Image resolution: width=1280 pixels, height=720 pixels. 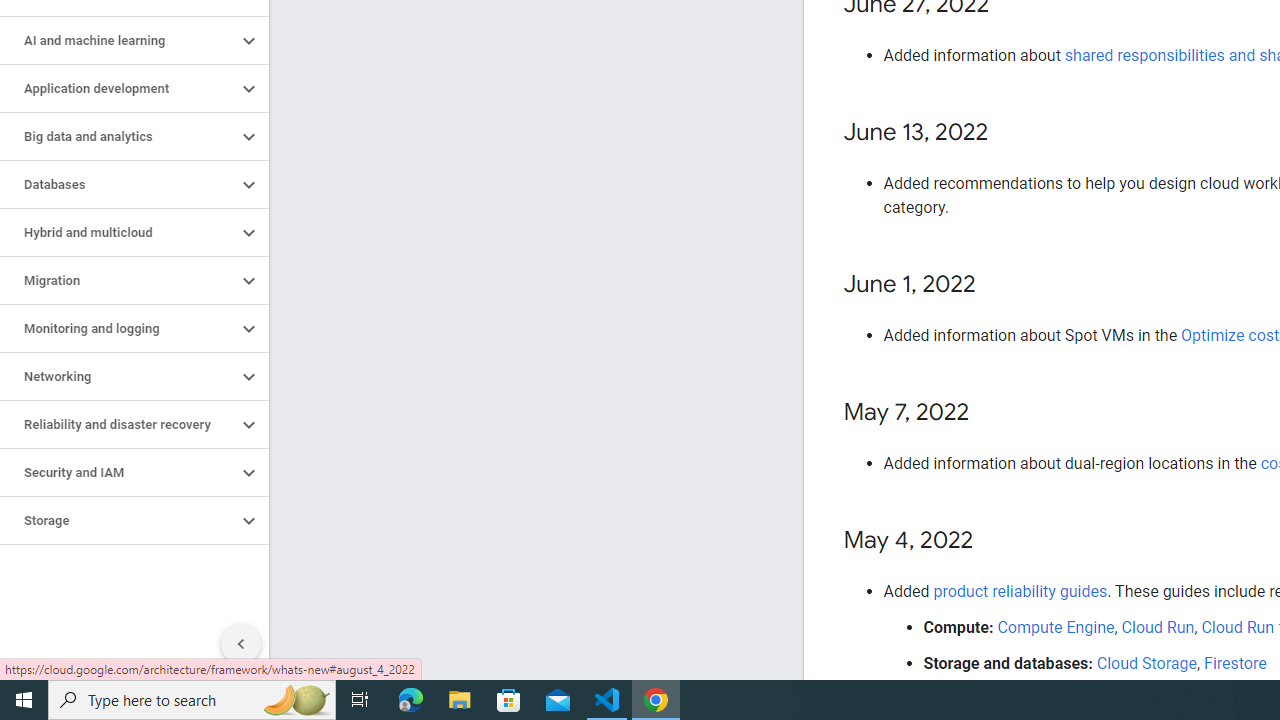 What do you see at coordinates (989, 412) in the screenshot?
I see `'Copy link to this section: May 7, 2022'` at bounding box center [989, 412].